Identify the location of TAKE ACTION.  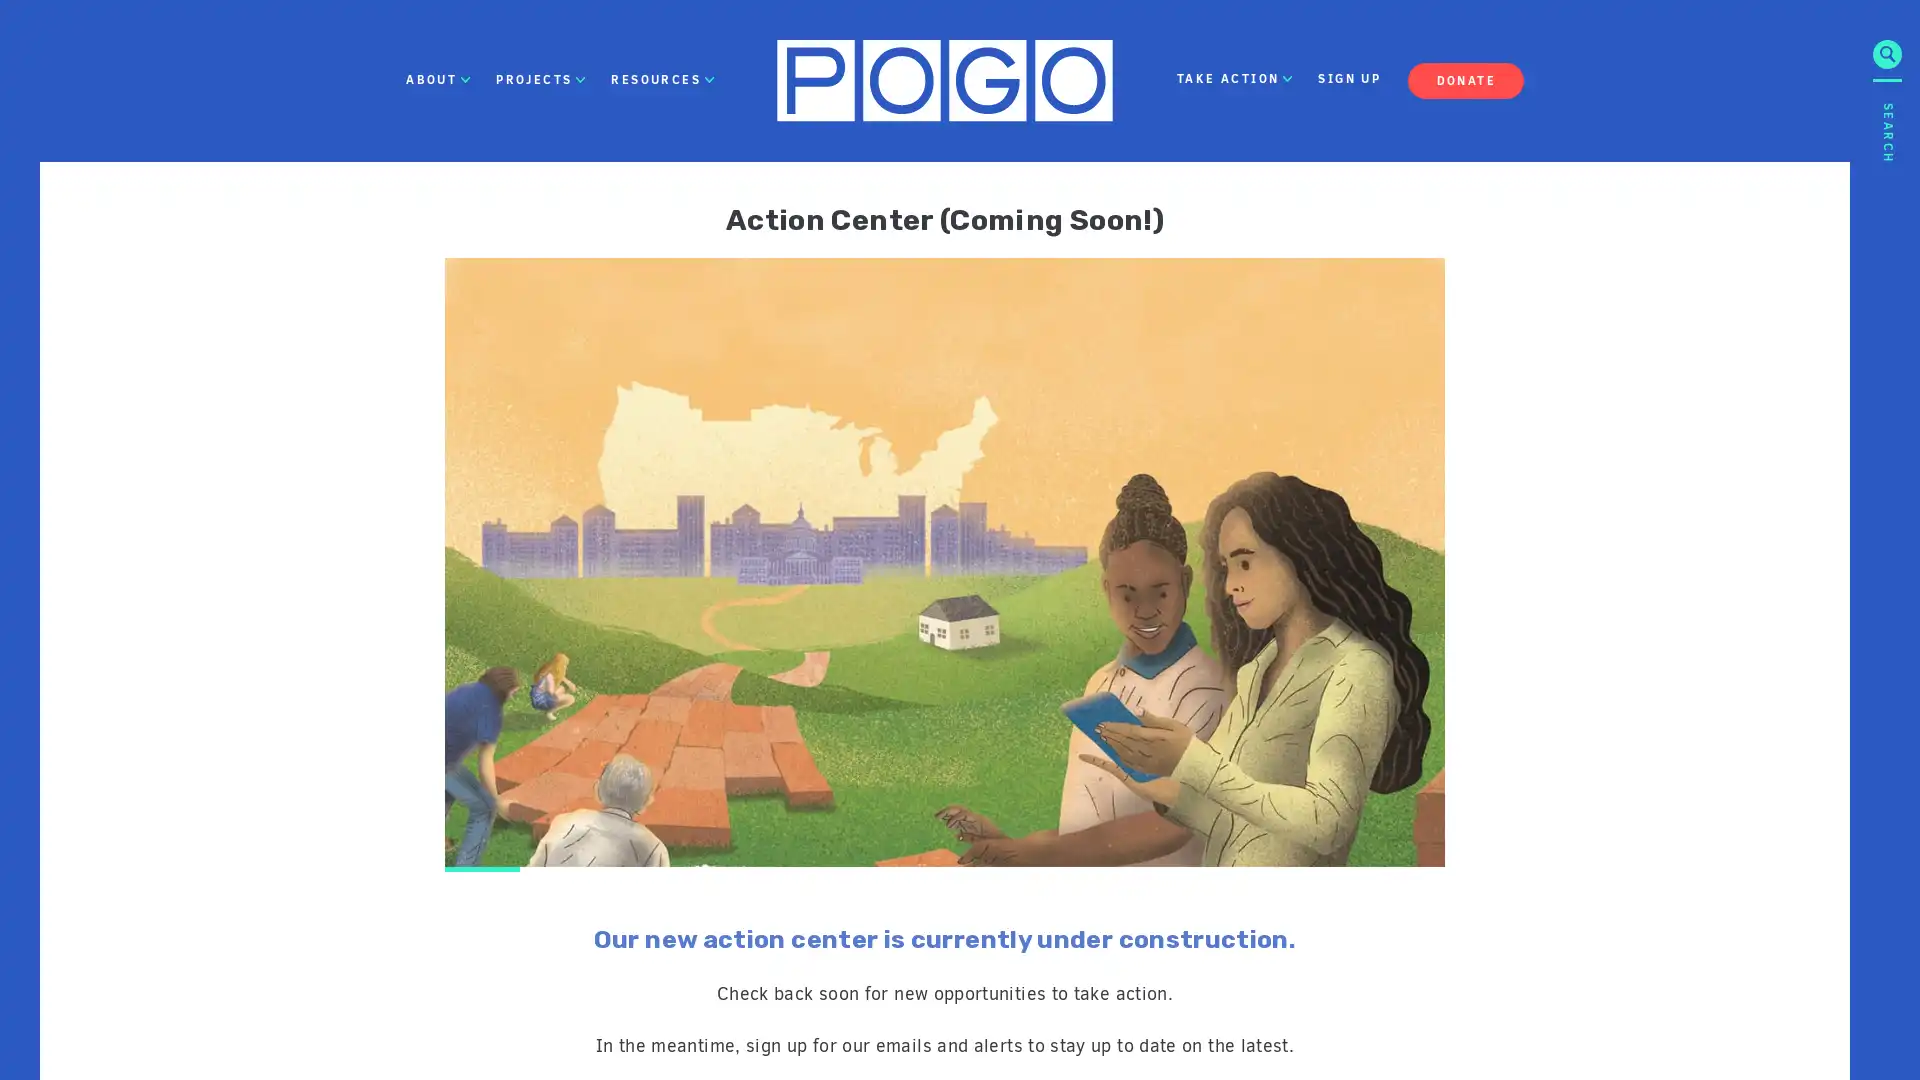
(1233, 79).